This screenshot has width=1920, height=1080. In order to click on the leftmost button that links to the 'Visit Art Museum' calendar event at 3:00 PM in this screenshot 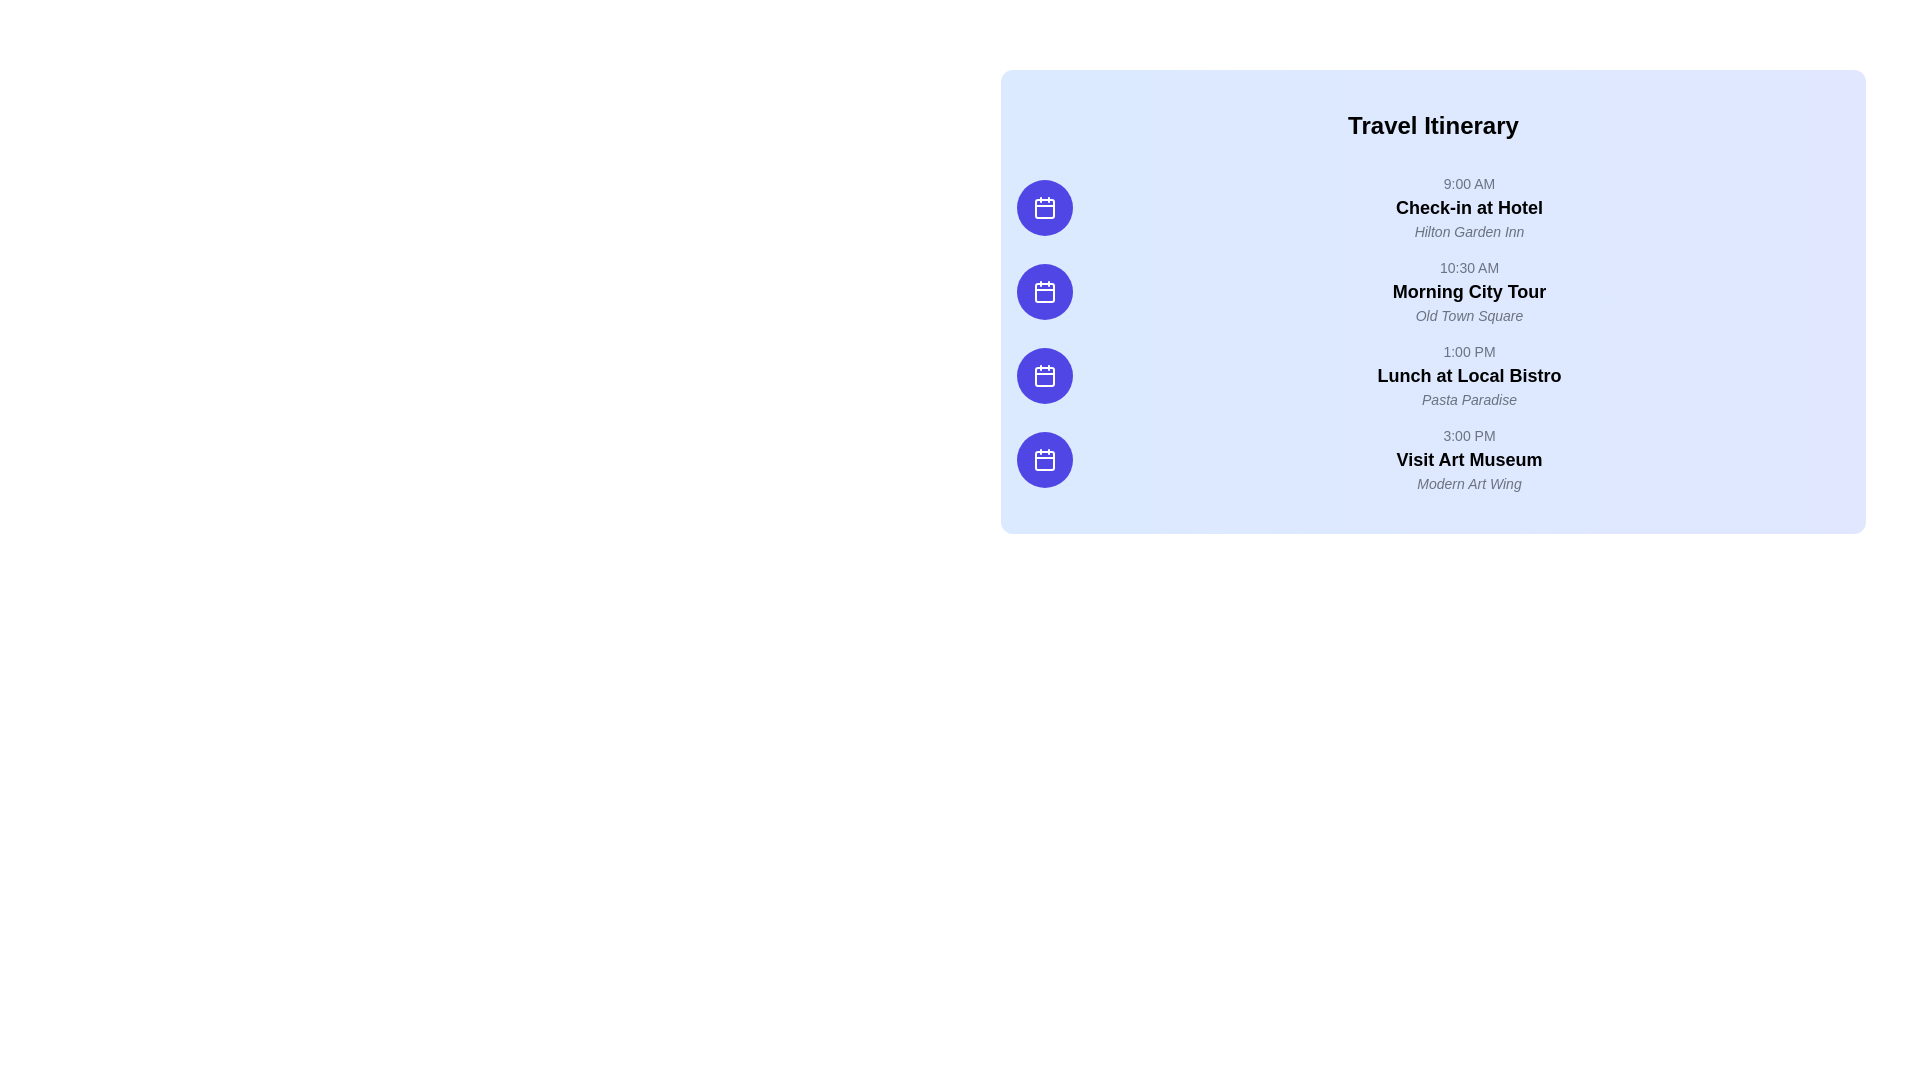, I will do `click(1044, 459)`.